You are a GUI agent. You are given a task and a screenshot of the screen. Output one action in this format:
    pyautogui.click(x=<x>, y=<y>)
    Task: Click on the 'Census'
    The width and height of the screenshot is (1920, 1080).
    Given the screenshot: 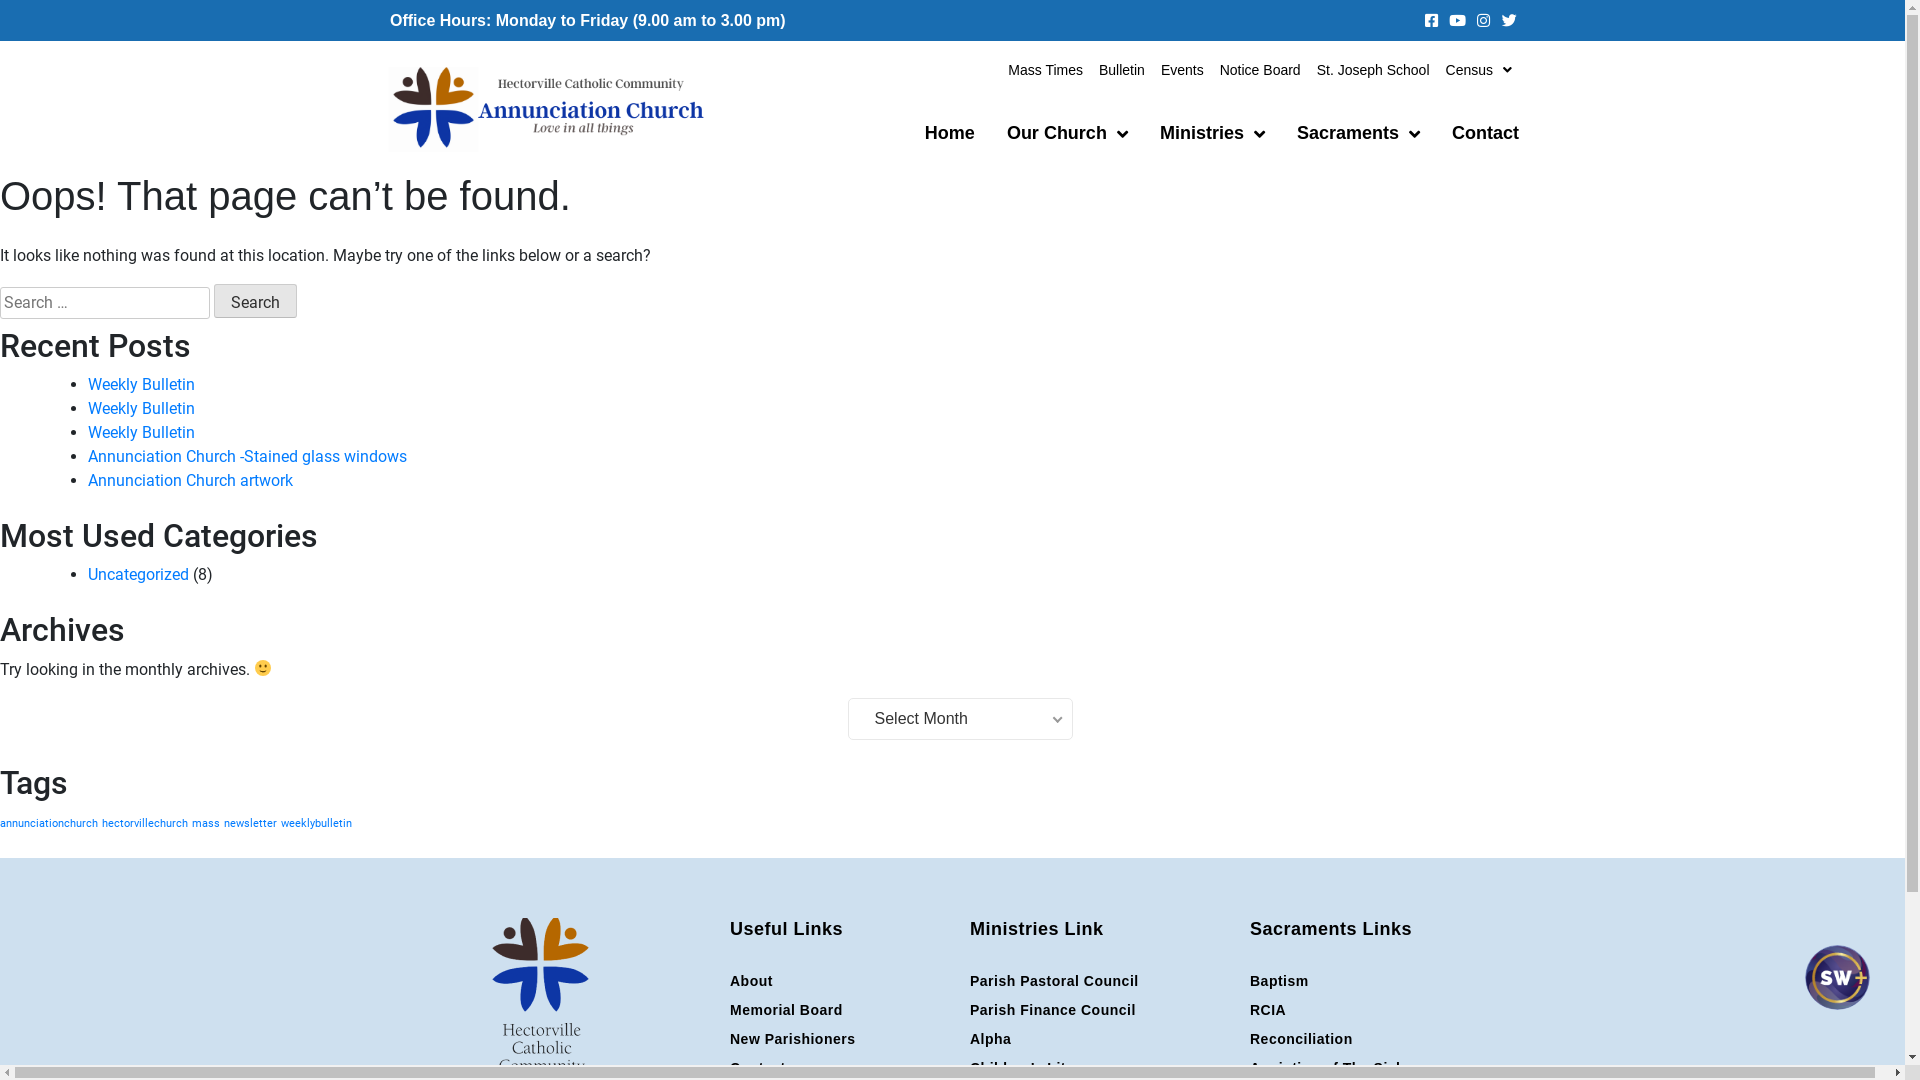 What is the action you would take?
    pyautogui.click(x=1478, y=68)
    